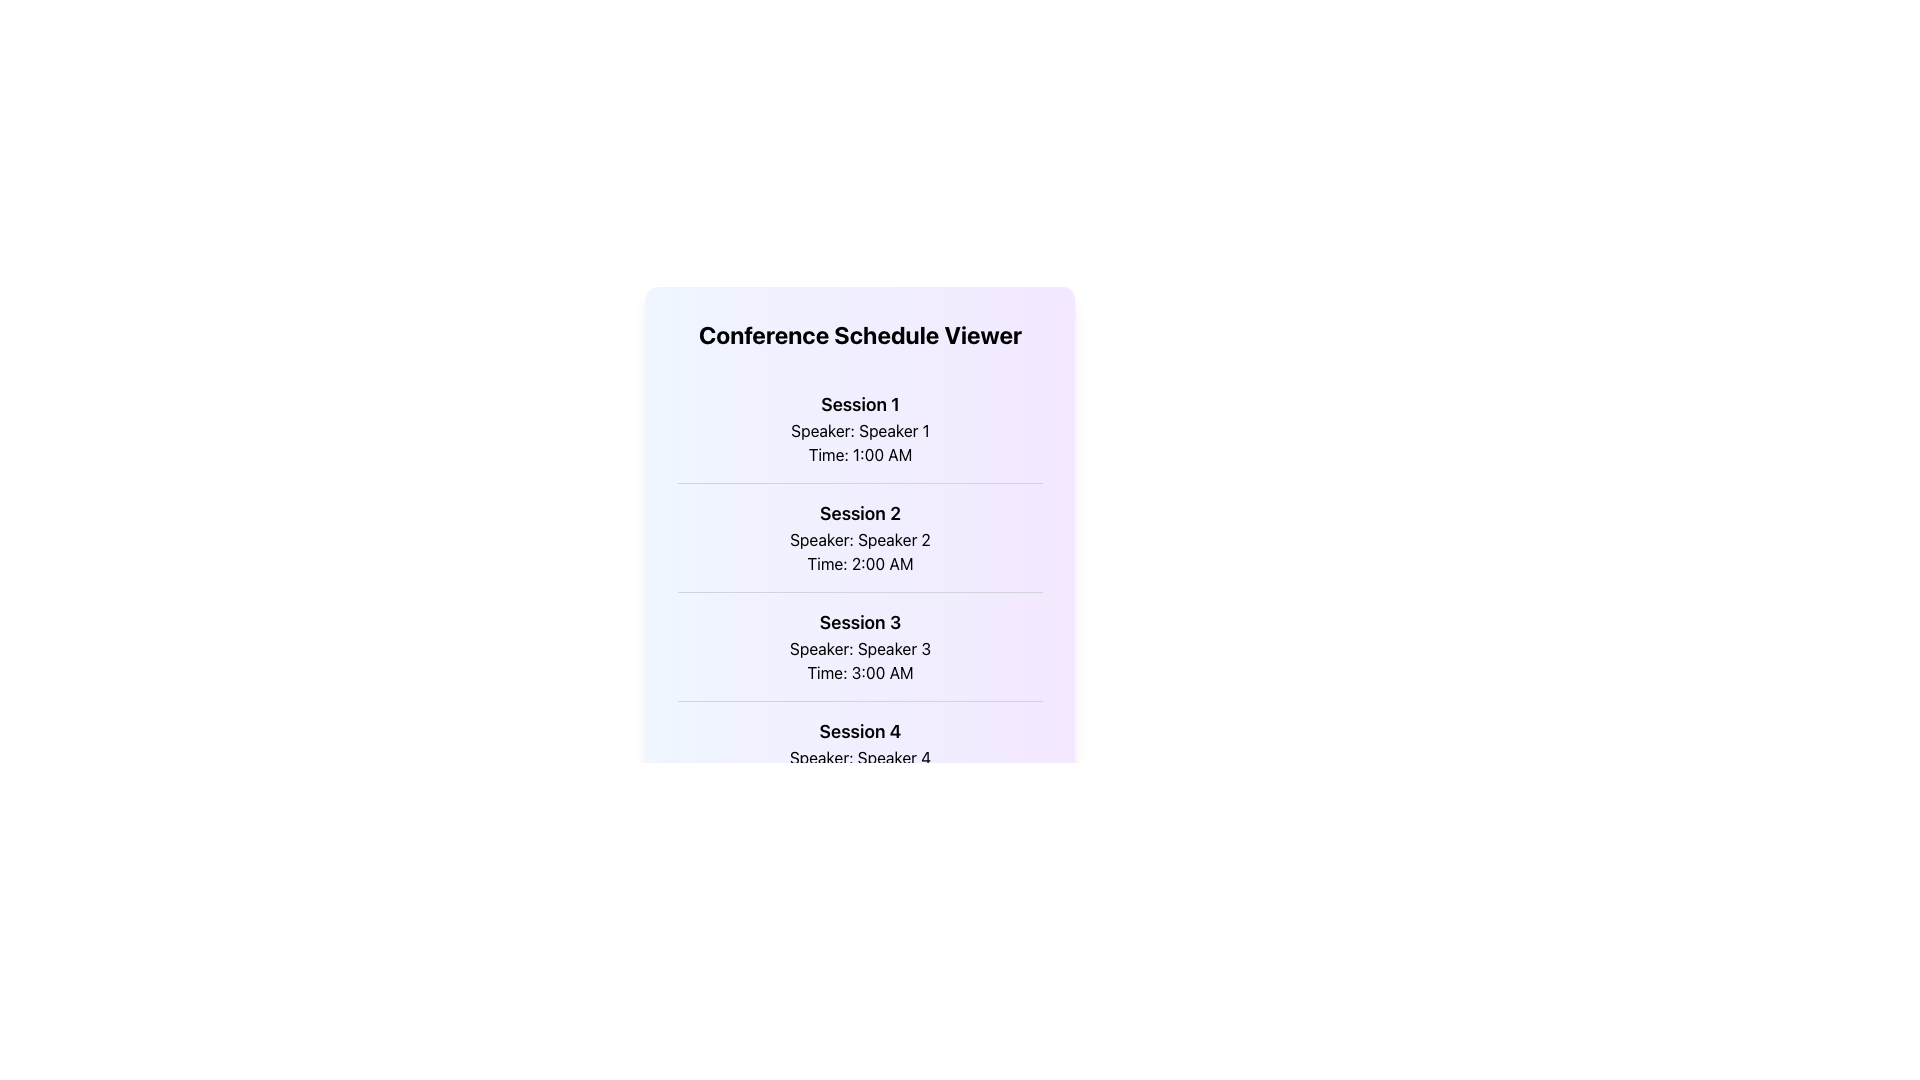  What do you see at coordinates (860, 648) in the screenshot?
I see `the contextual information associated with the text label indicating the speaker's name` at bounding box center [860, 648].